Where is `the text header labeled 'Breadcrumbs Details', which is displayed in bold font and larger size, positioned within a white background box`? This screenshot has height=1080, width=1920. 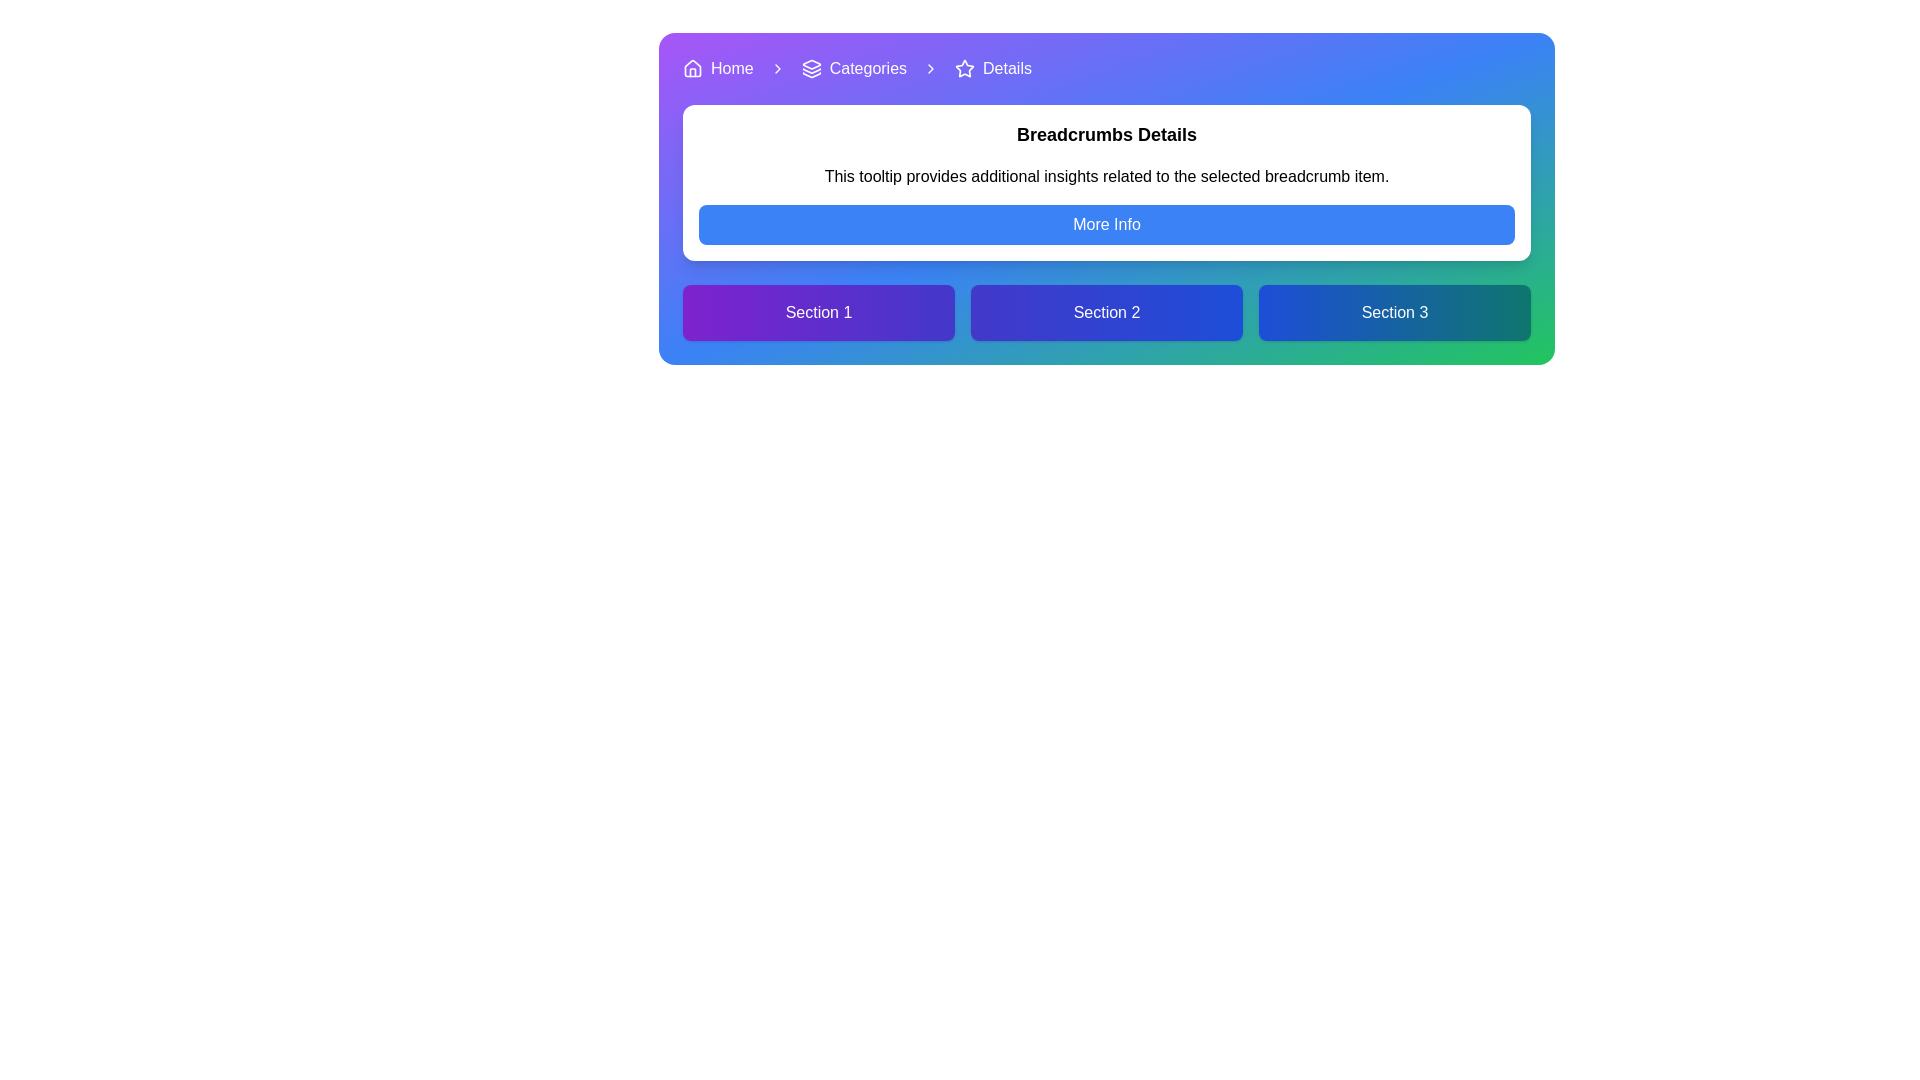 the text header labeled 'Breadcrumbs Details', which is displayed in bold font and larger size, positioned within a white background box is located at coordinates (1106, 135).